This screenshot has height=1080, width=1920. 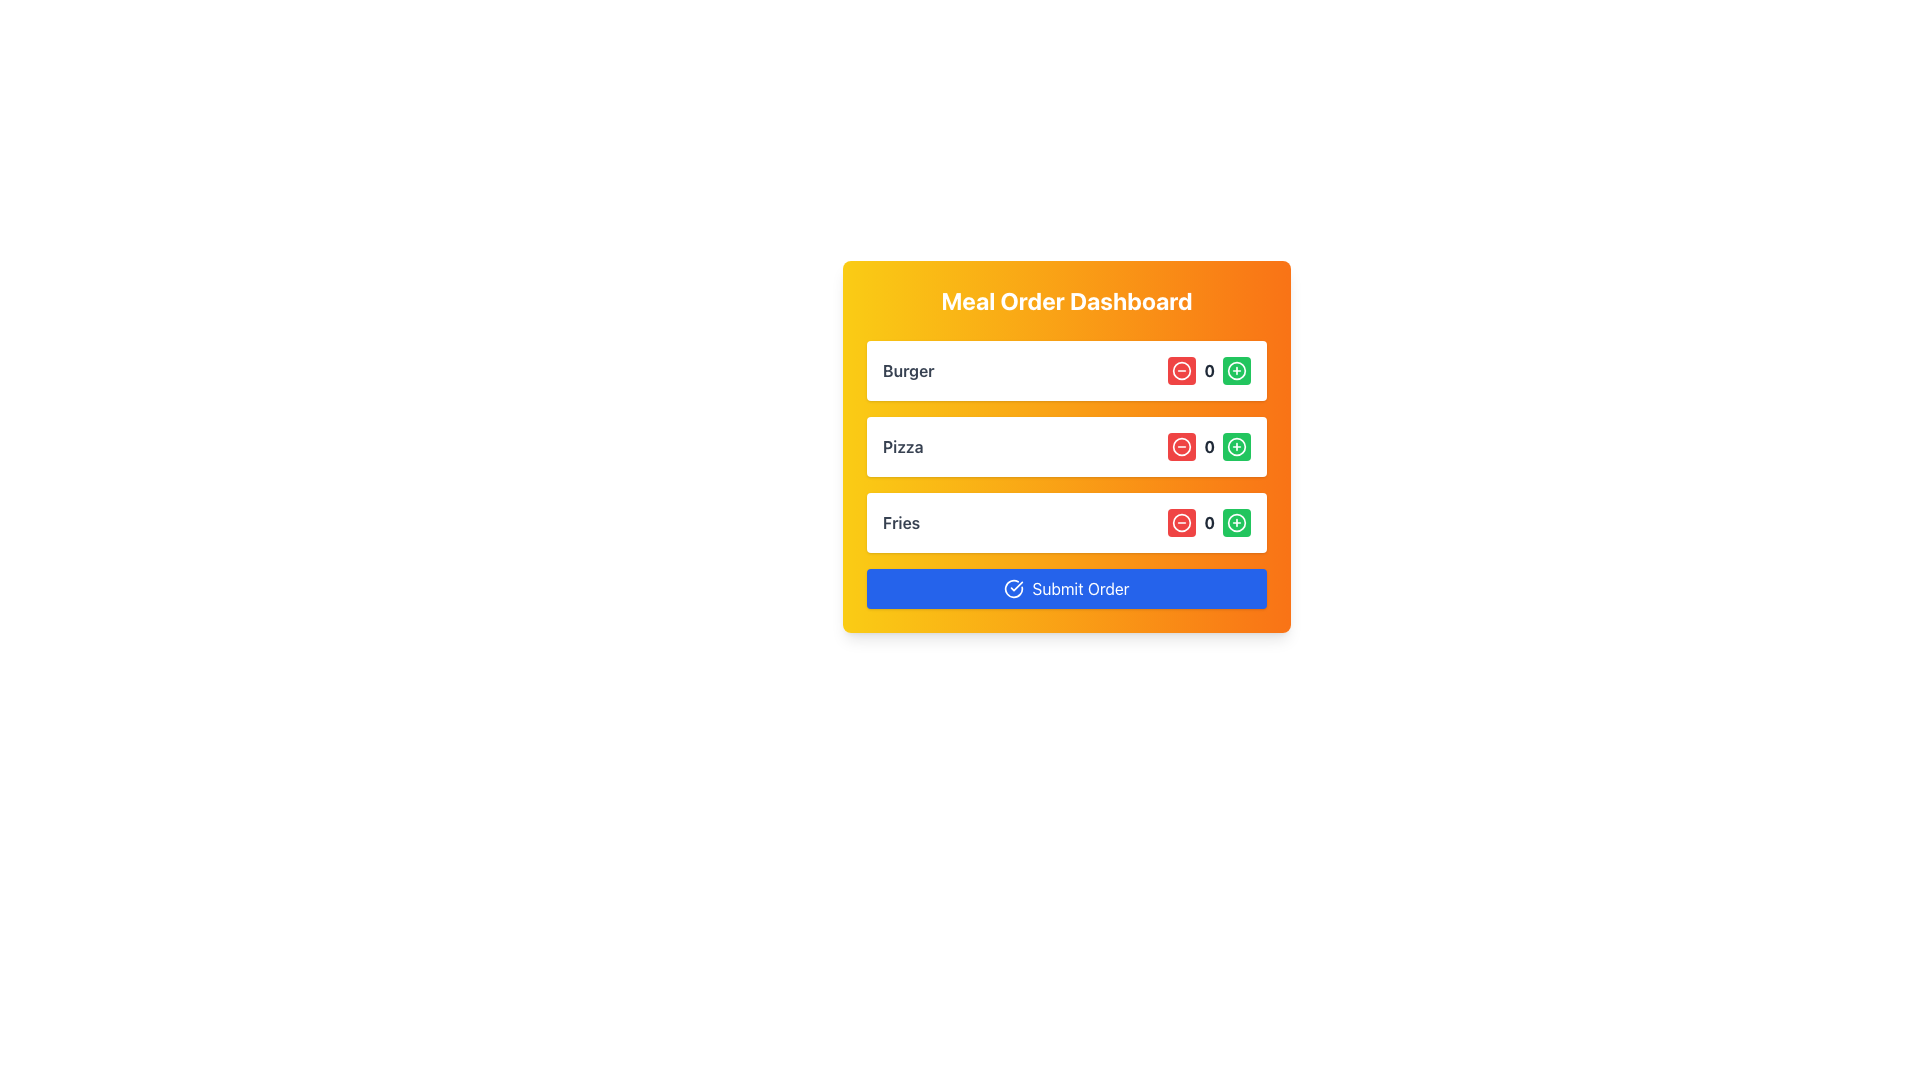 What do you see at coordinates (907, 370) in the screenshot?
I see `the static text label indicating the food item 'Burger', which is located in the first item of a vertical list of order options` at bounding box center [907, 370].